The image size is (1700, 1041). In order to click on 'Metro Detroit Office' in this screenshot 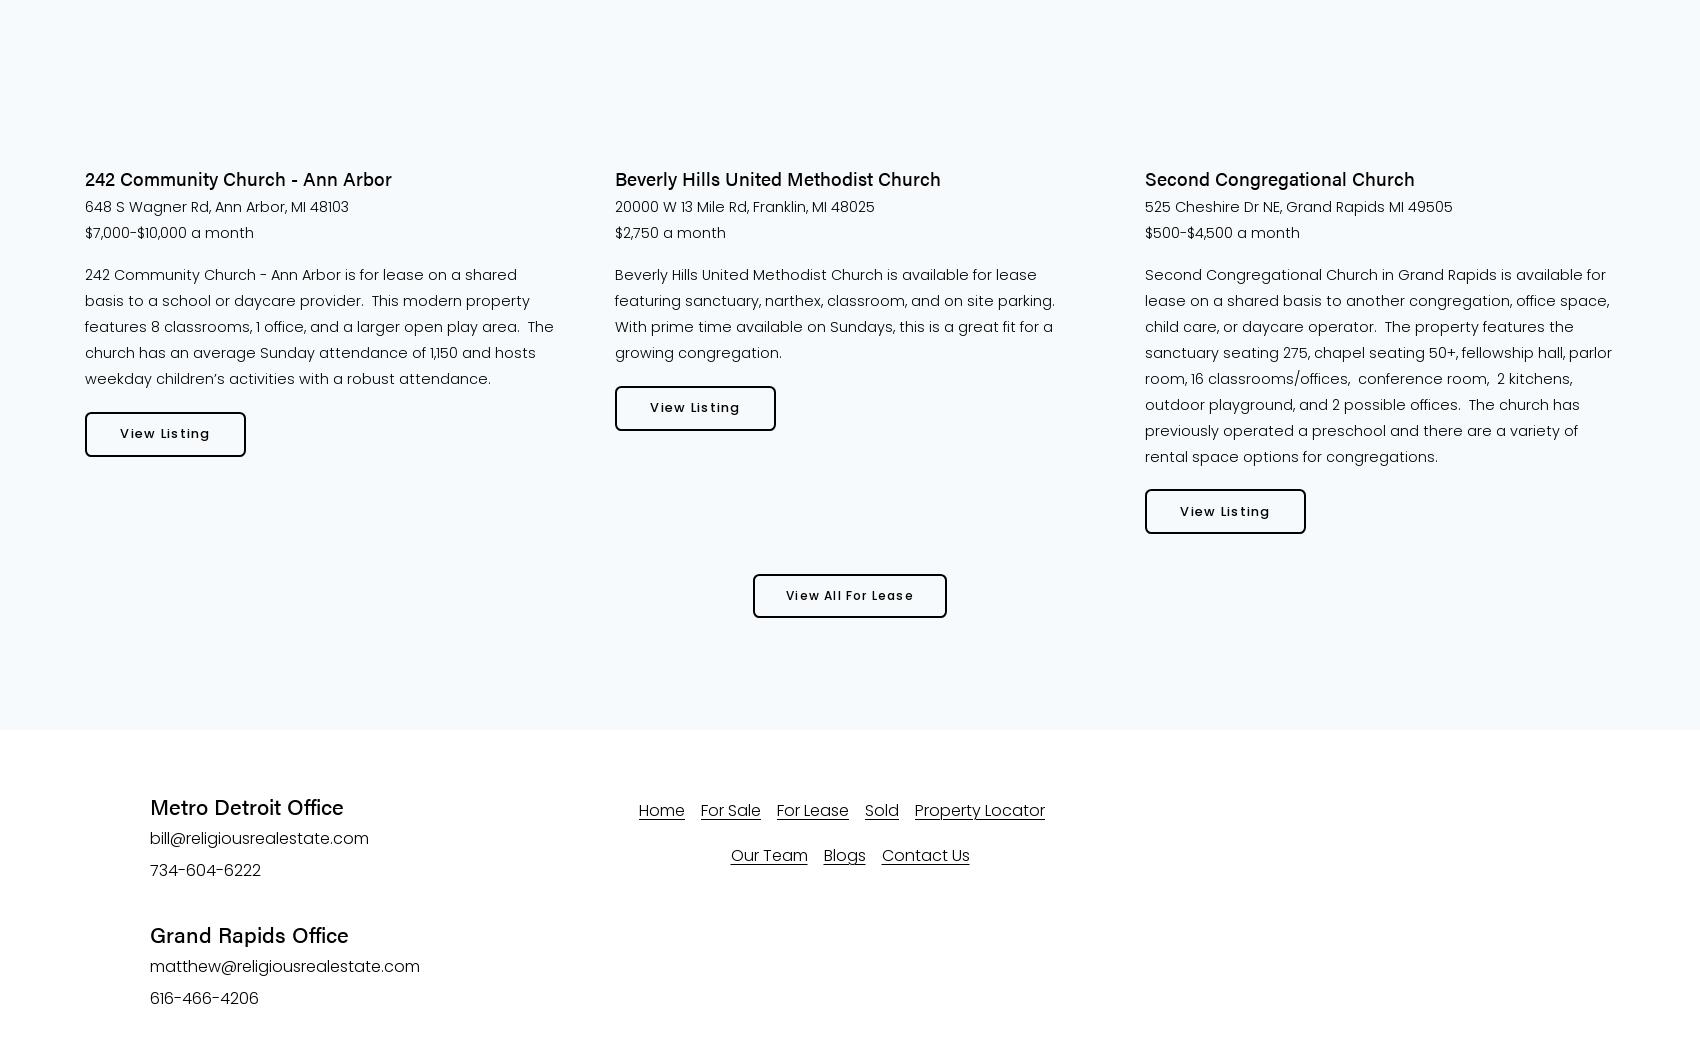, I will do `click(148, 806)`.